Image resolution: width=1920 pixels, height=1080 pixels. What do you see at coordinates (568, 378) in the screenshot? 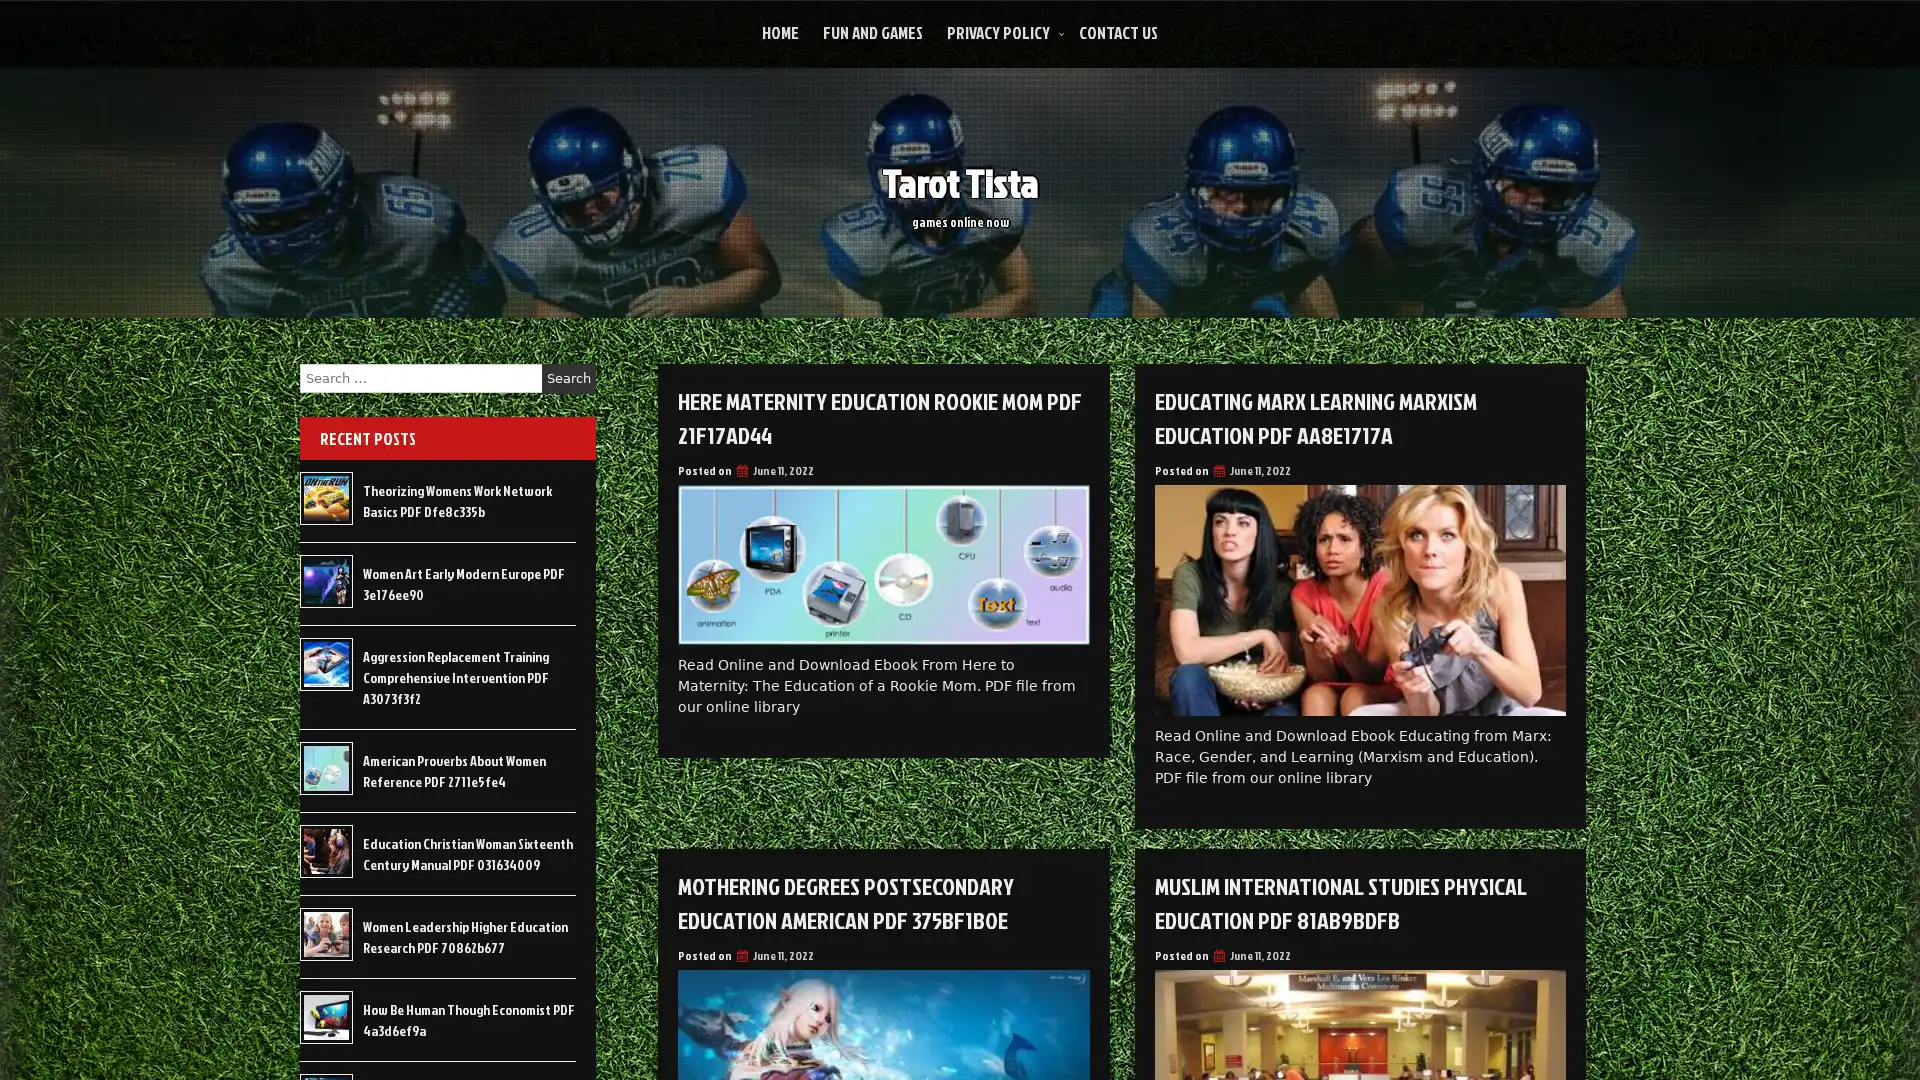
I see `Search` at bounding box center [568, 378].